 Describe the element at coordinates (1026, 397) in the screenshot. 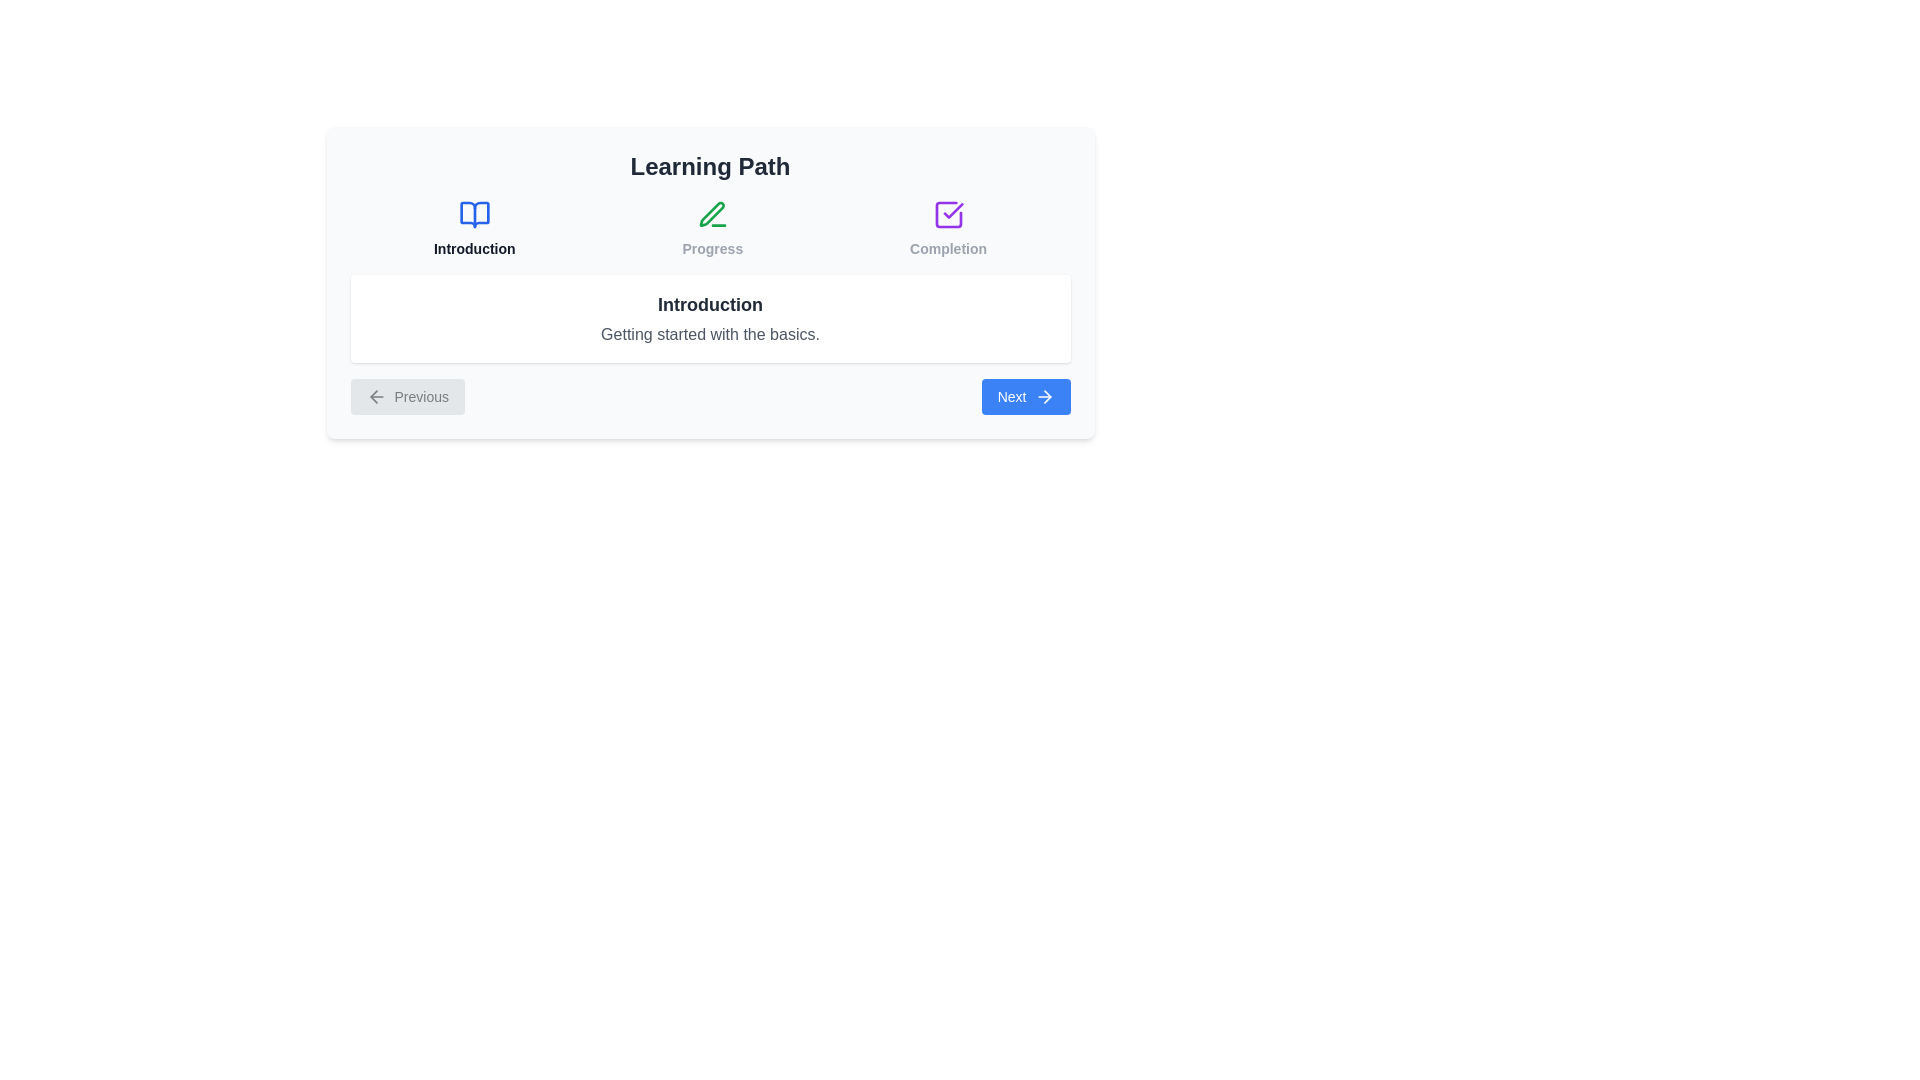

I see `the 'Next' button to navigate to the next topic` at that location.